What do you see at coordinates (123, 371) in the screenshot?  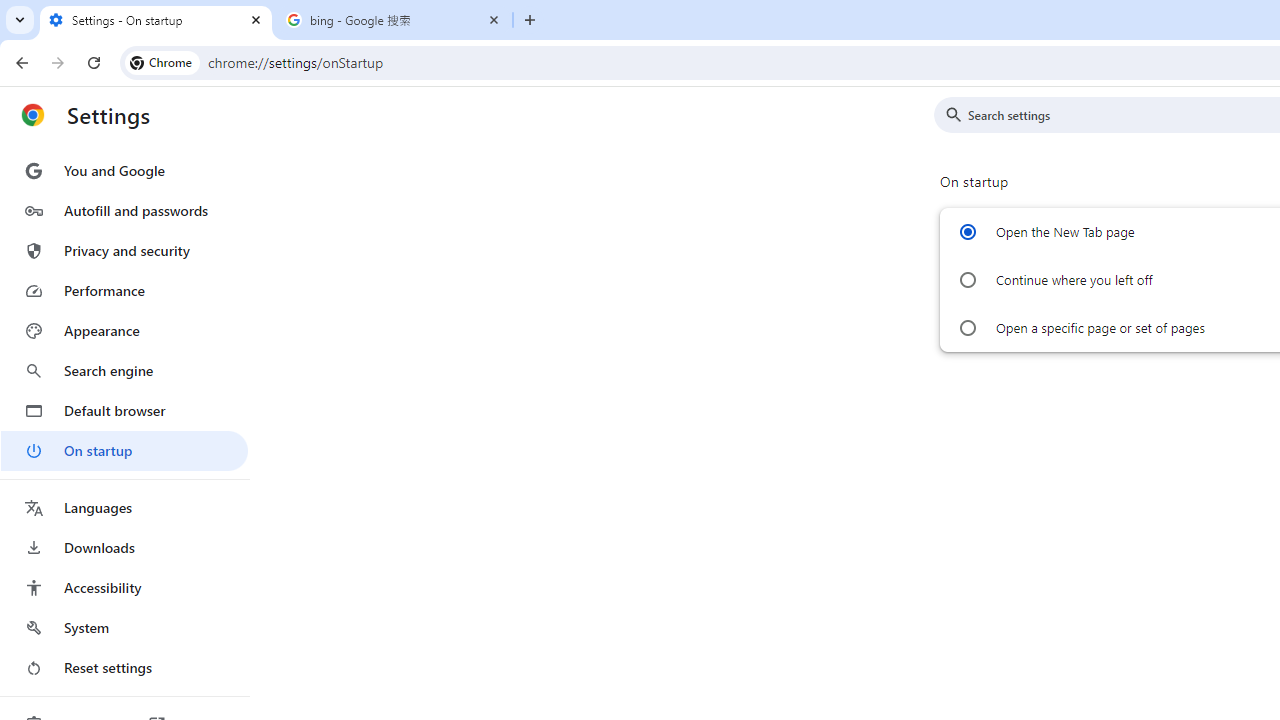 I see `'Search engine'` at bounding box center [123, 371].